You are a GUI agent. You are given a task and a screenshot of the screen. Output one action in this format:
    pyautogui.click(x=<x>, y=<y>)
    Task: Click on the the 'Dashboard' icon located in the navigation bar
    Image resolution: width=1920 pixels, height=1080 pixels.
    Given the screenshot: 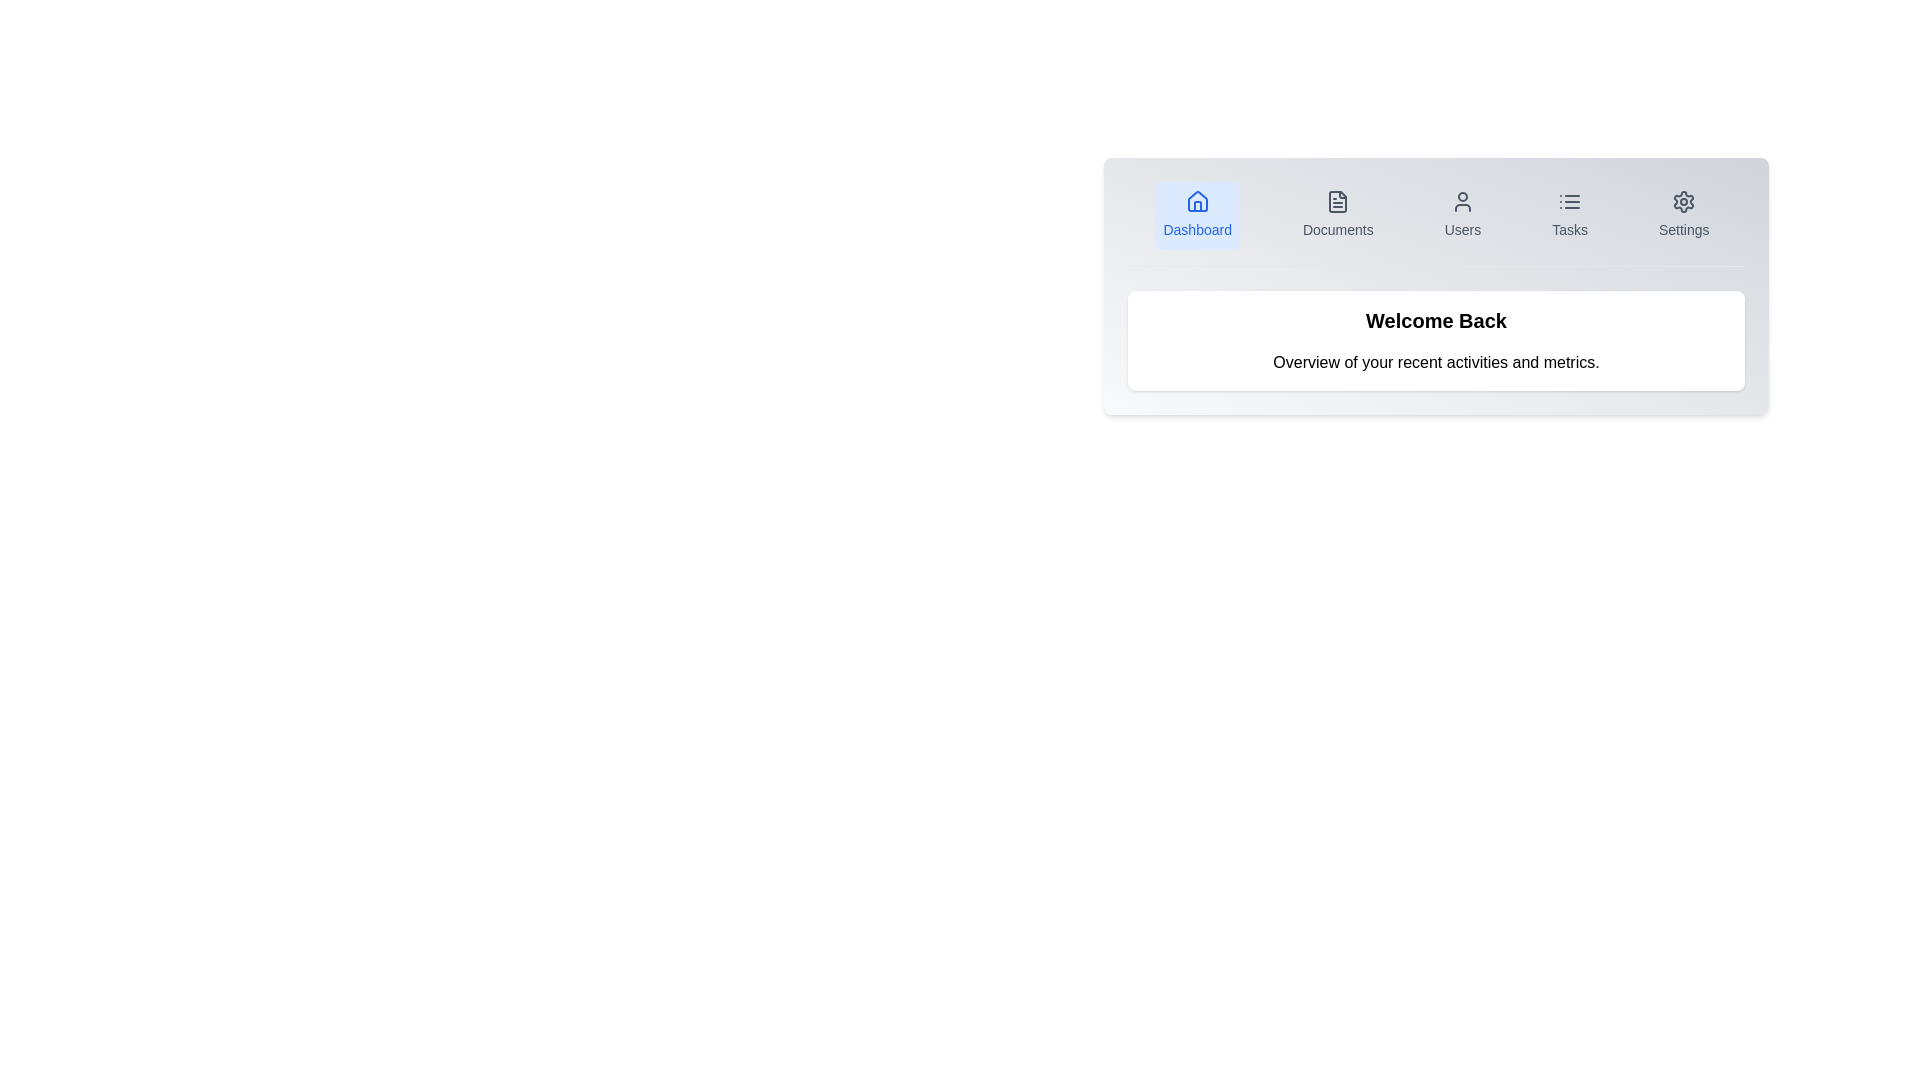 What is the action you would take?
    pyautogui.click(x=1197, y=201)
    